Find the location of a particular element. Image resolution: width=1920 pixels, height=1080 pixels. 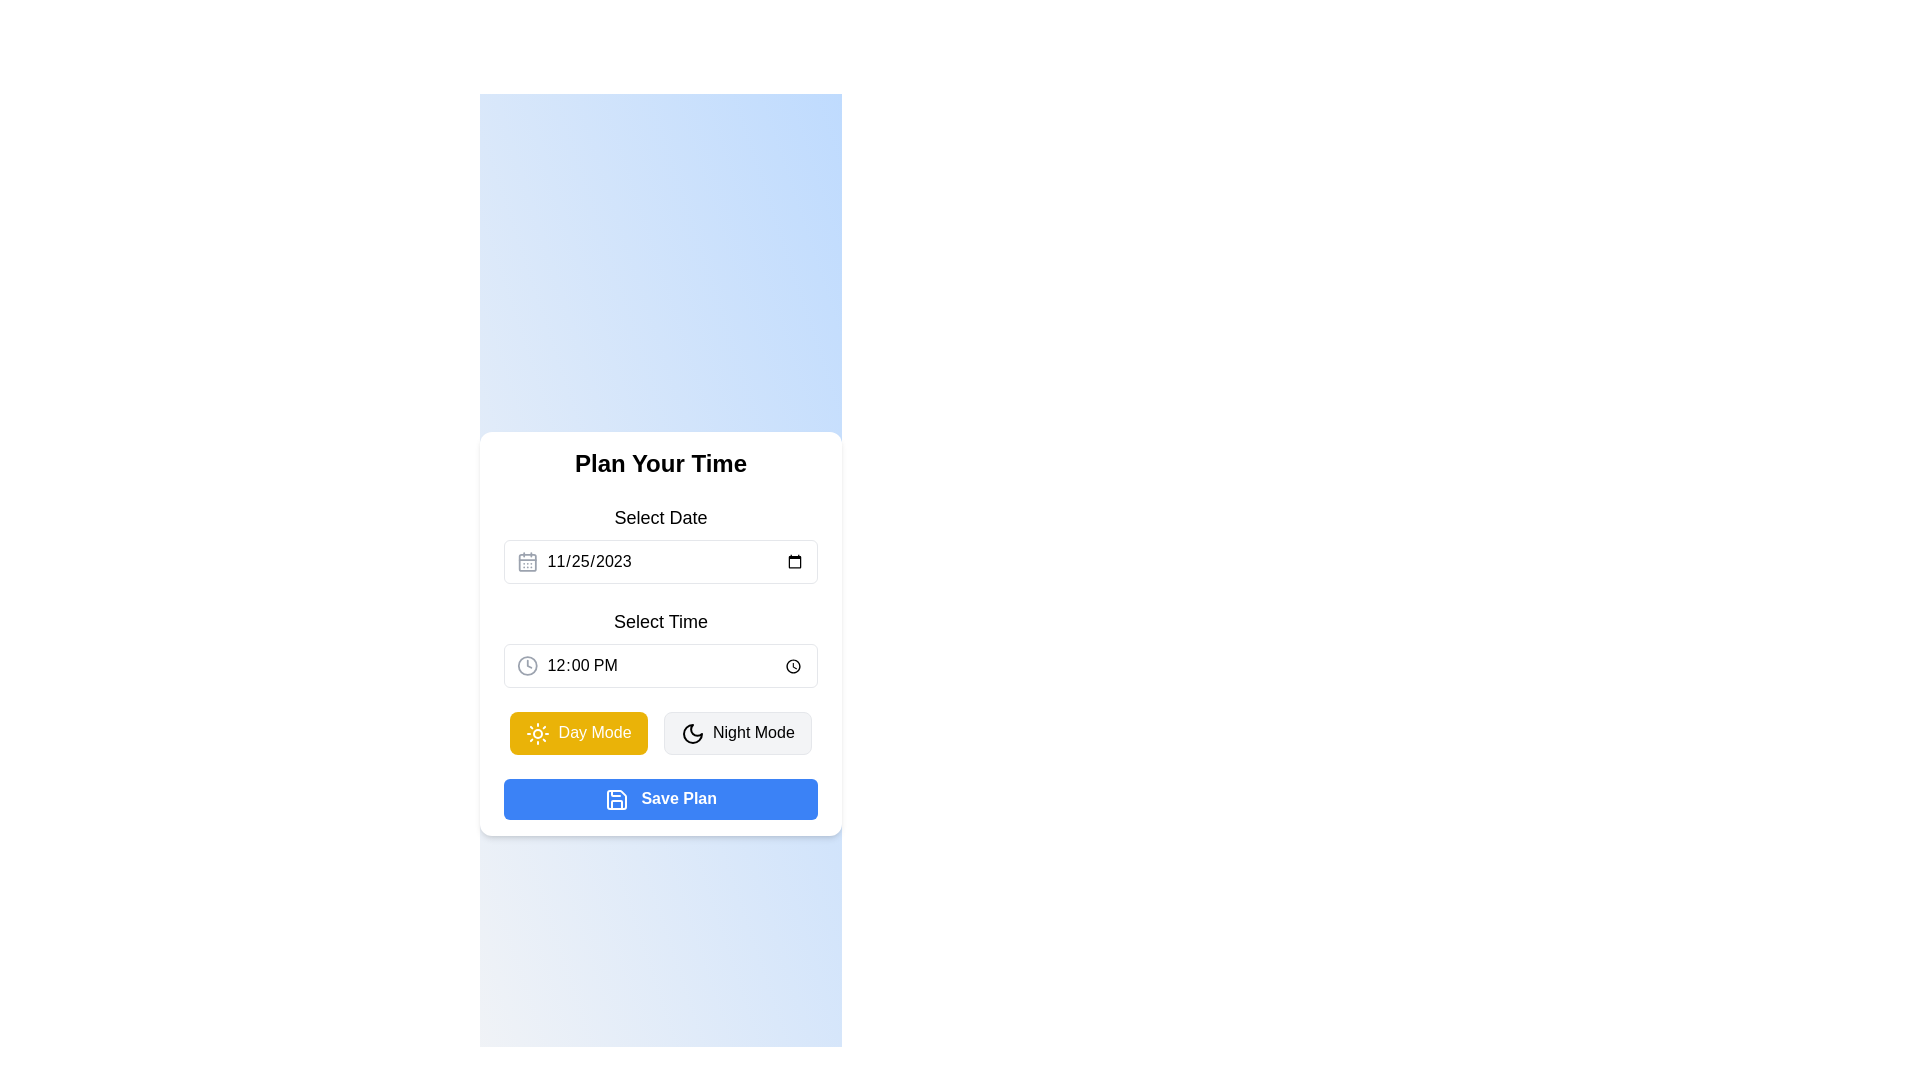

the 'Day Mode' icon, which symbolizes the daylight settings and is located within the 'Day Mode' button near the bottom of the interface is located at coordinates (538, 733).